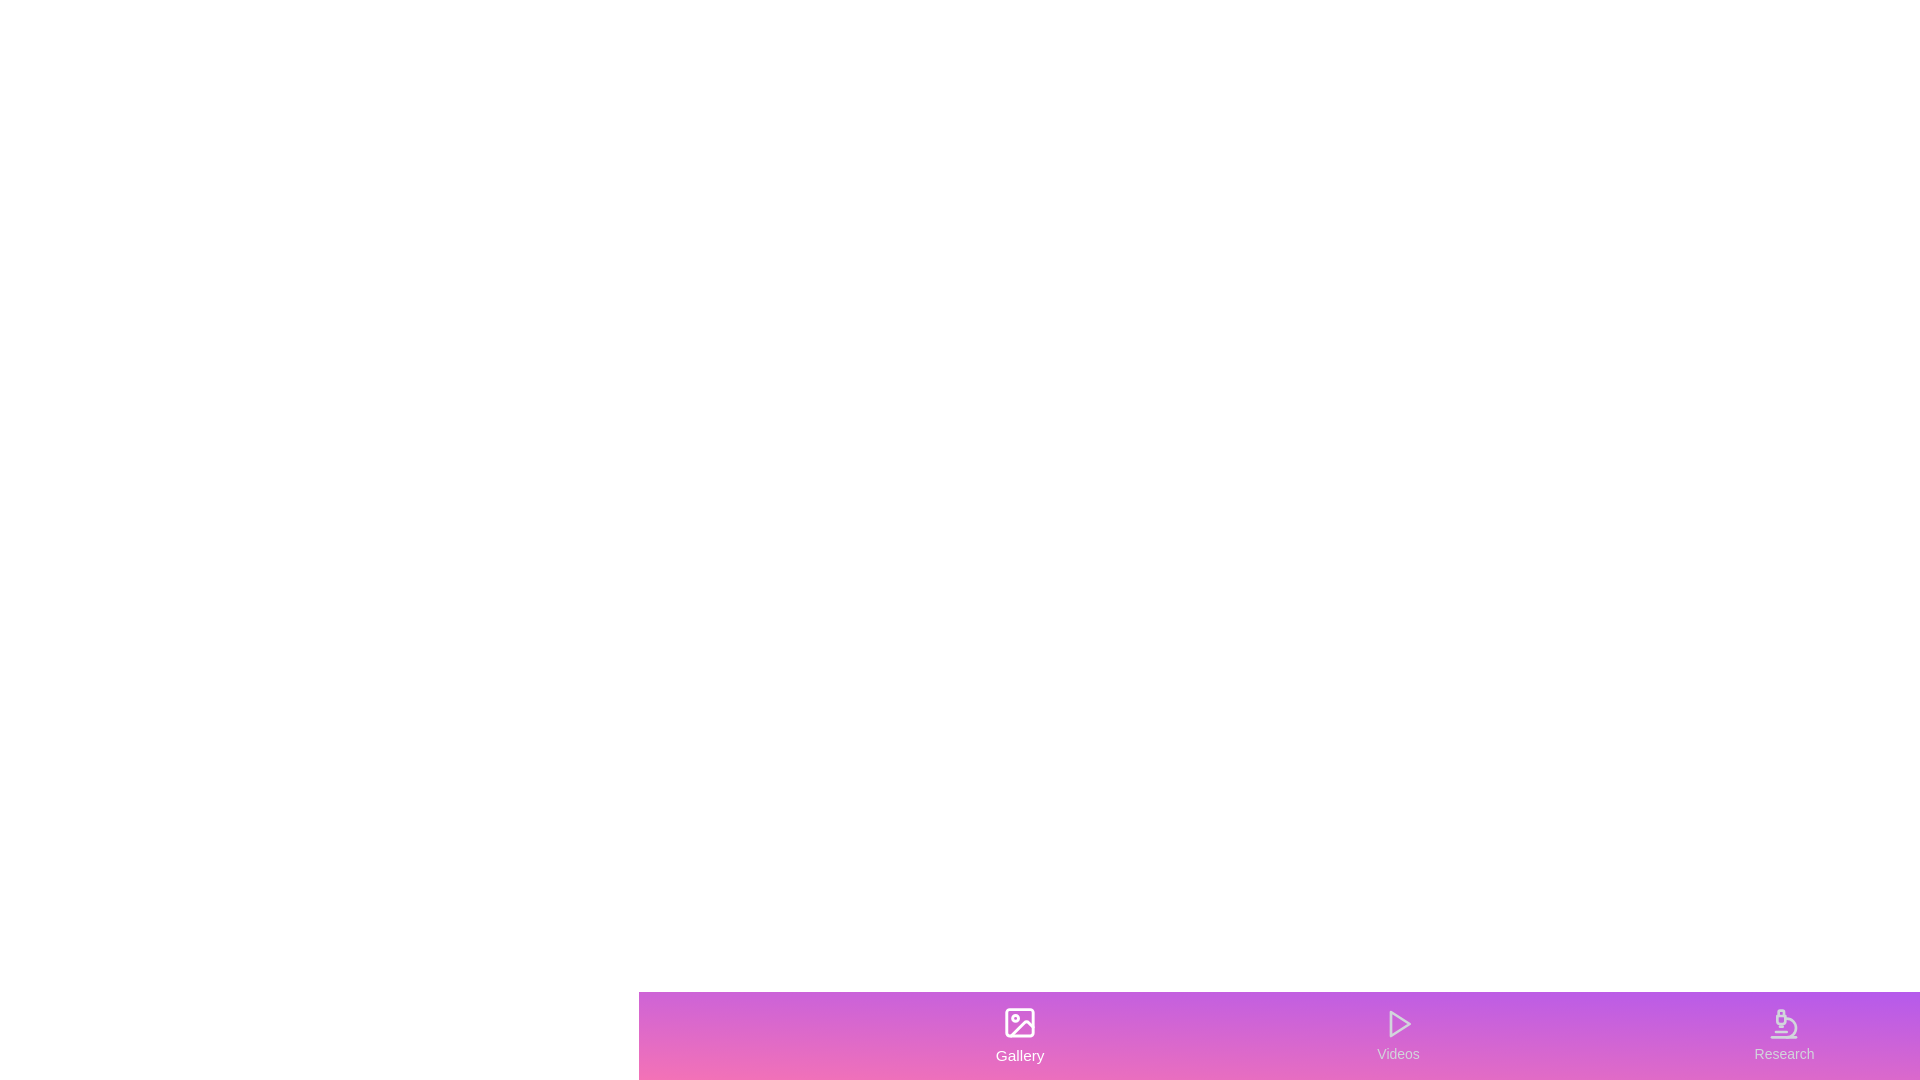 This screenshot has height=1080, width=1920. I want to click on the icon in the Videos tab, so click(1397, 1035).